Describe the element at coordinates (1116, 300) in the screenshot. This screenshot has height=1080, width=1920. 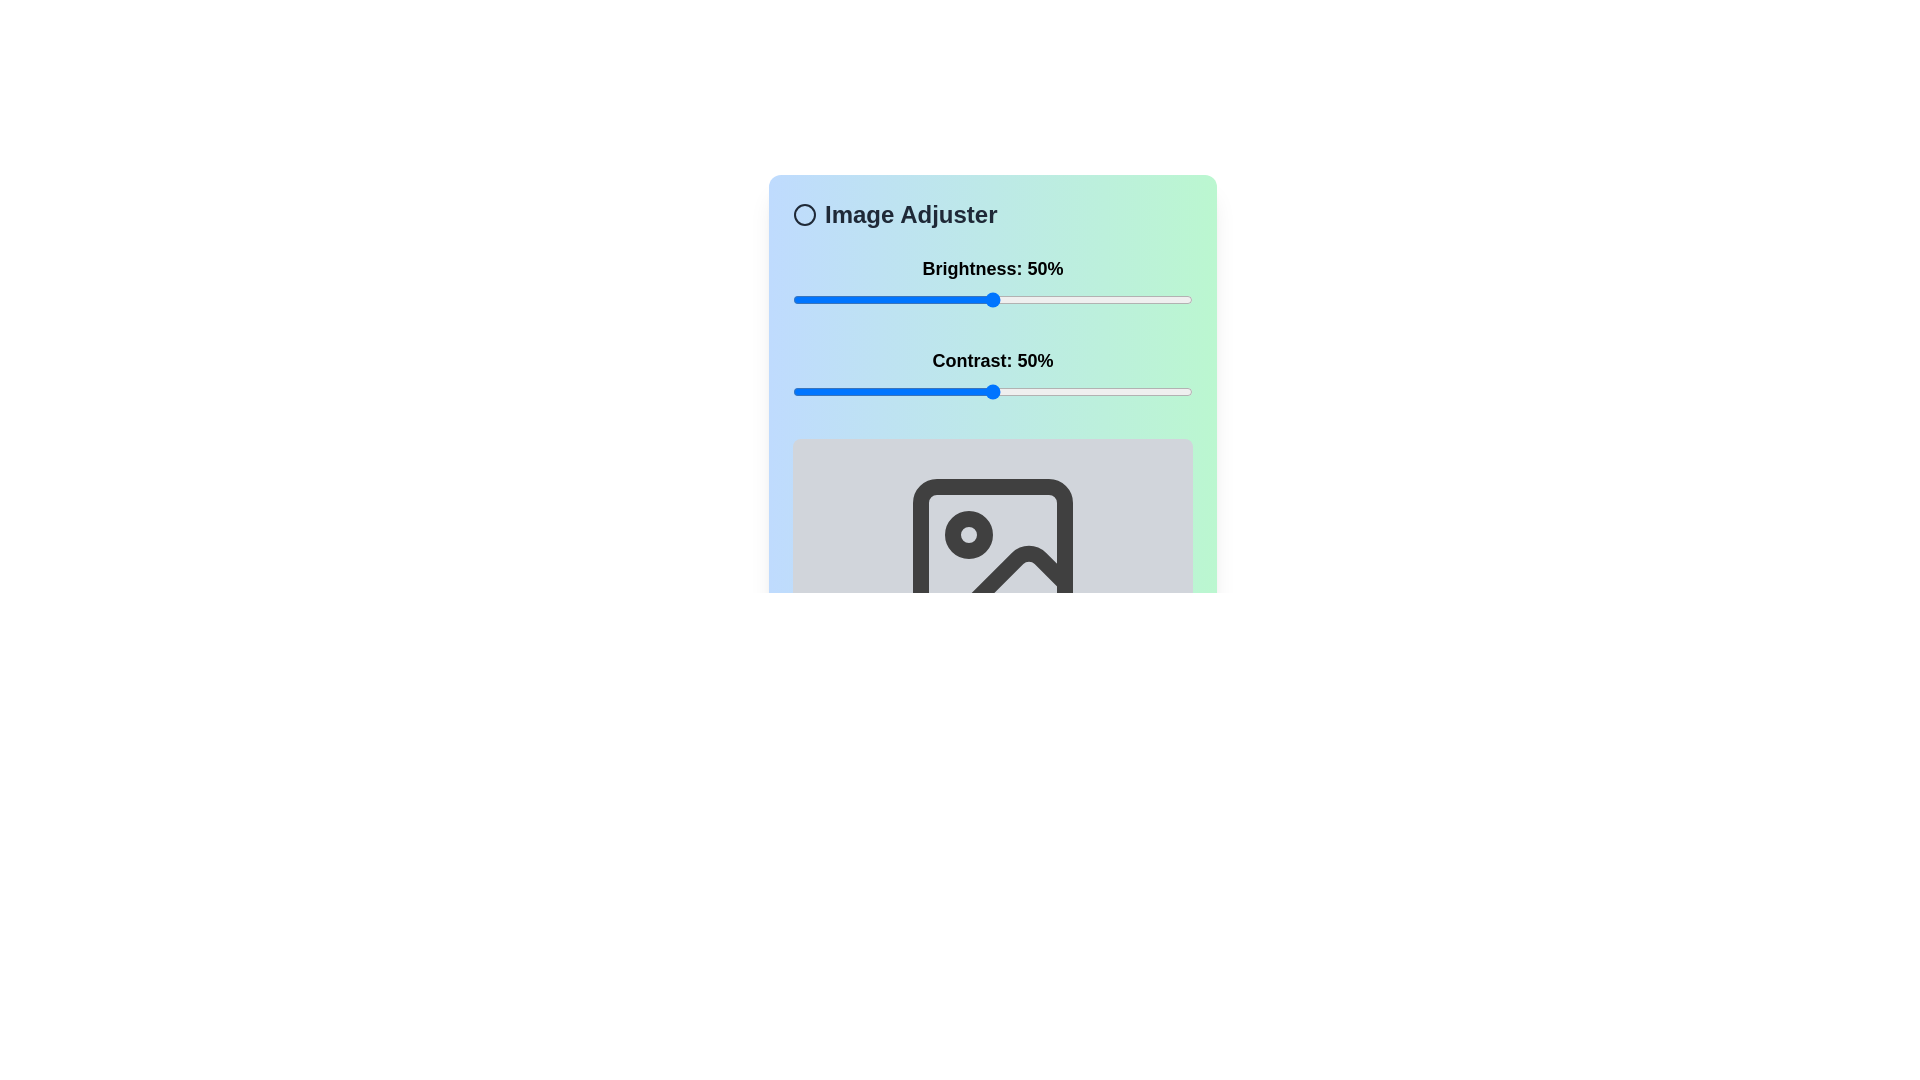
I see `the brightness slider to 81%` at that location.